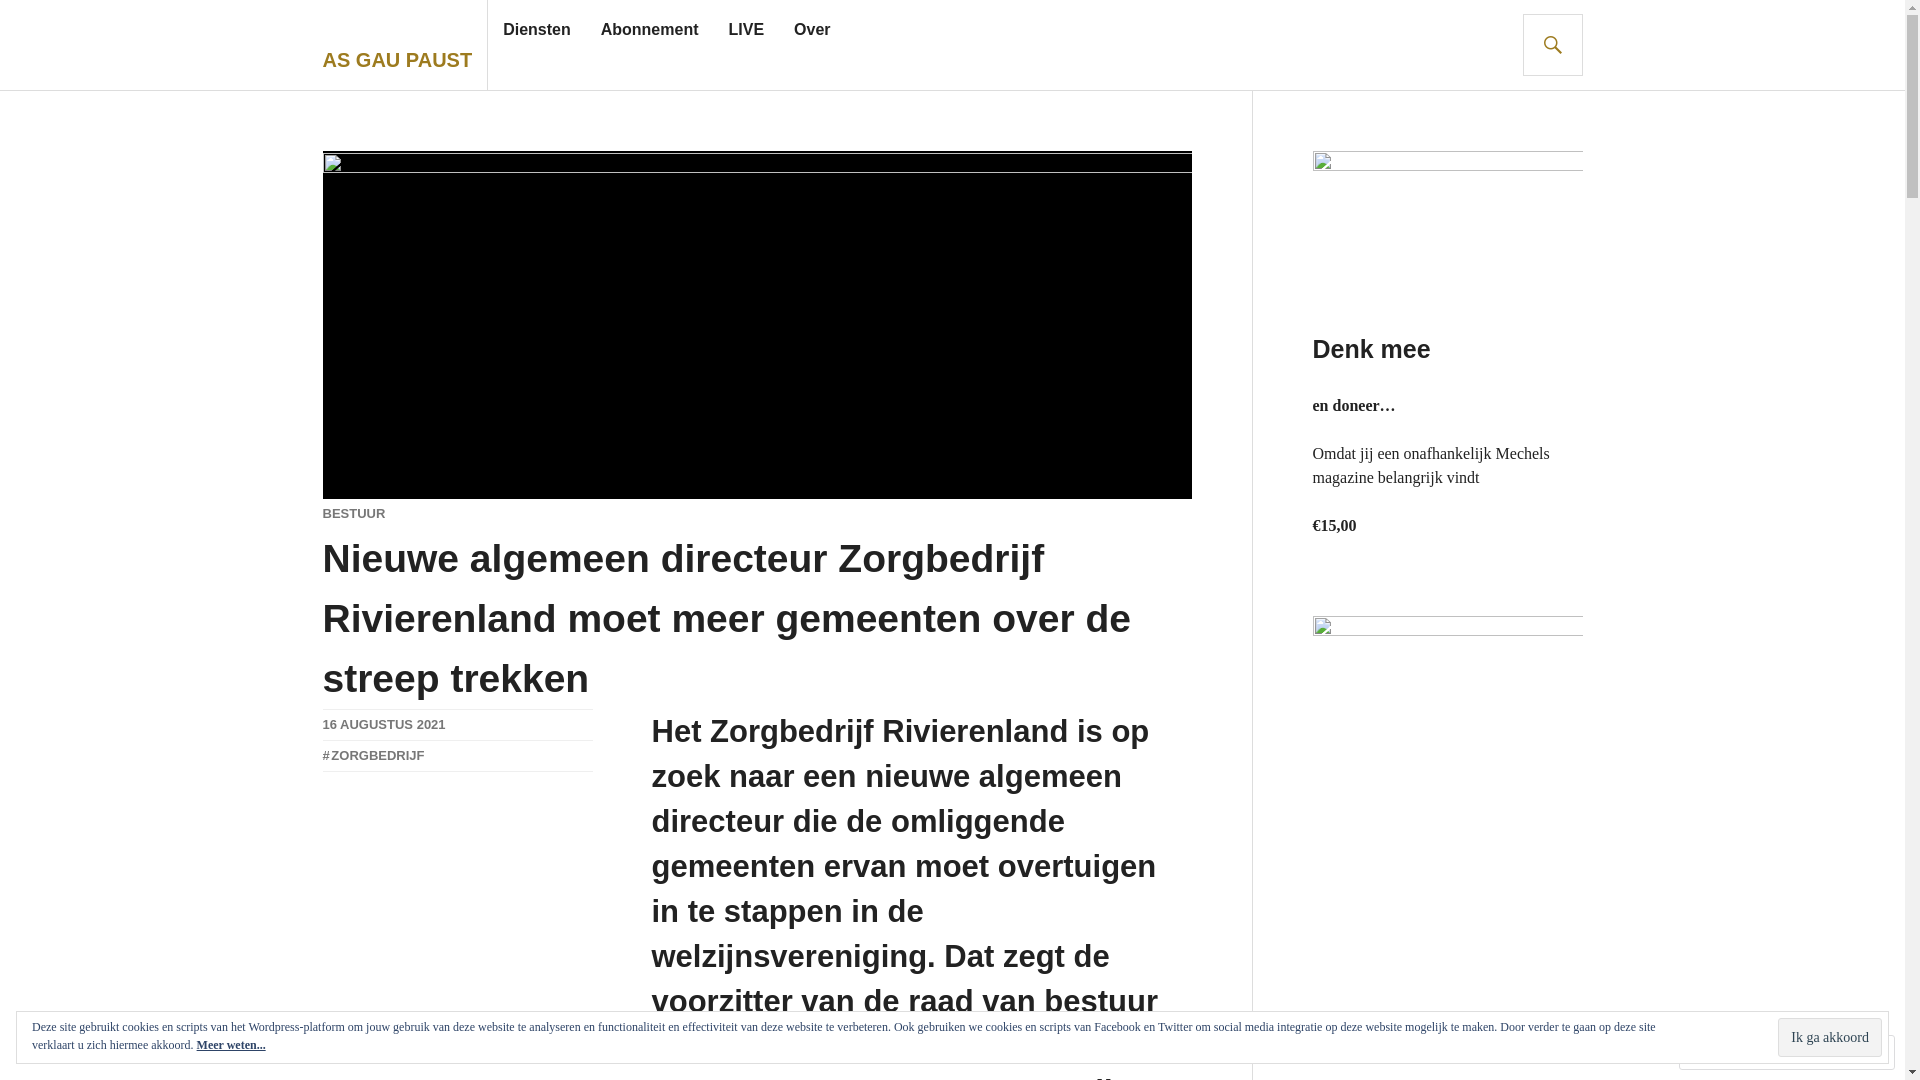 This screenshot has height=1080, width=1920. I want to click on 'Abonnement', so click(649, 30).